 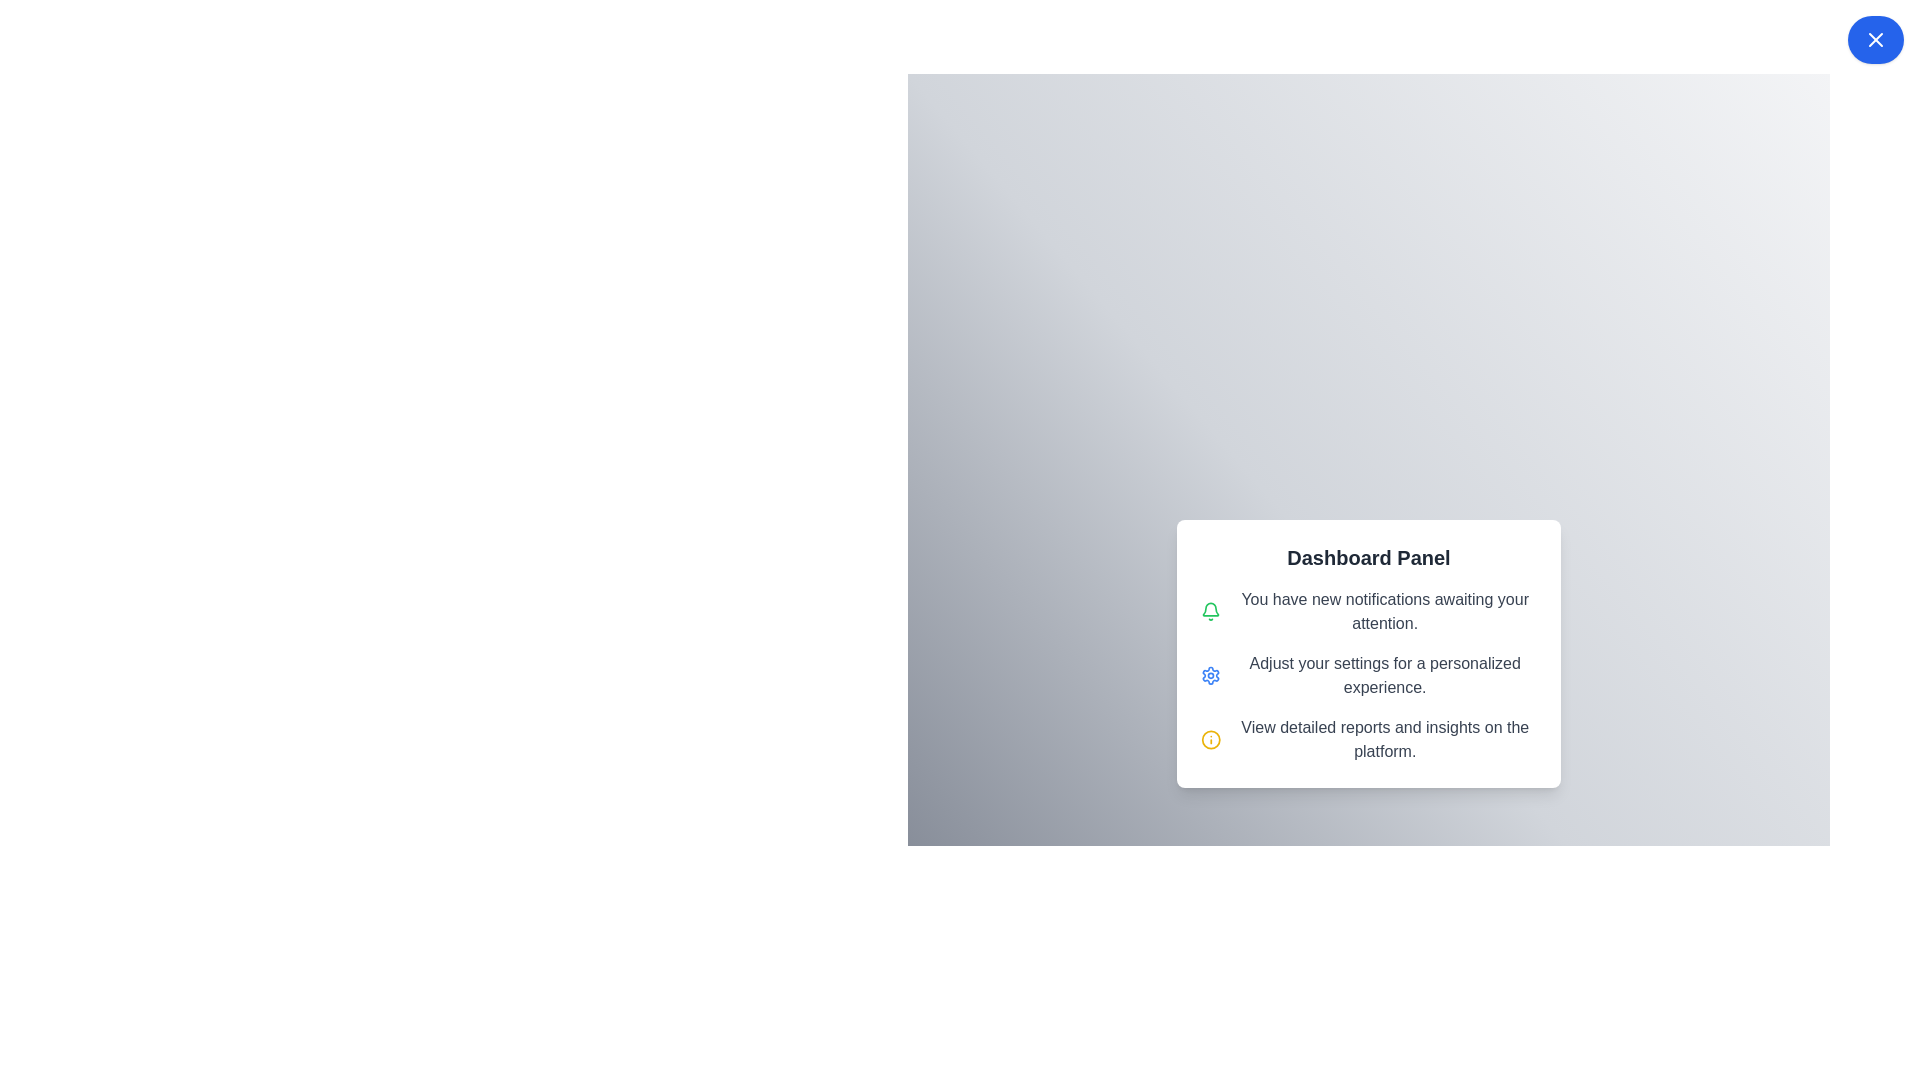 What do you see at coordinates (1384, 740) in the screenshot?
I see `descriptive text block that says 'View detailed reports and insights on the platform.' located beneath the yellow circular icon in the vertical list` at bounding box center [1384, 740].